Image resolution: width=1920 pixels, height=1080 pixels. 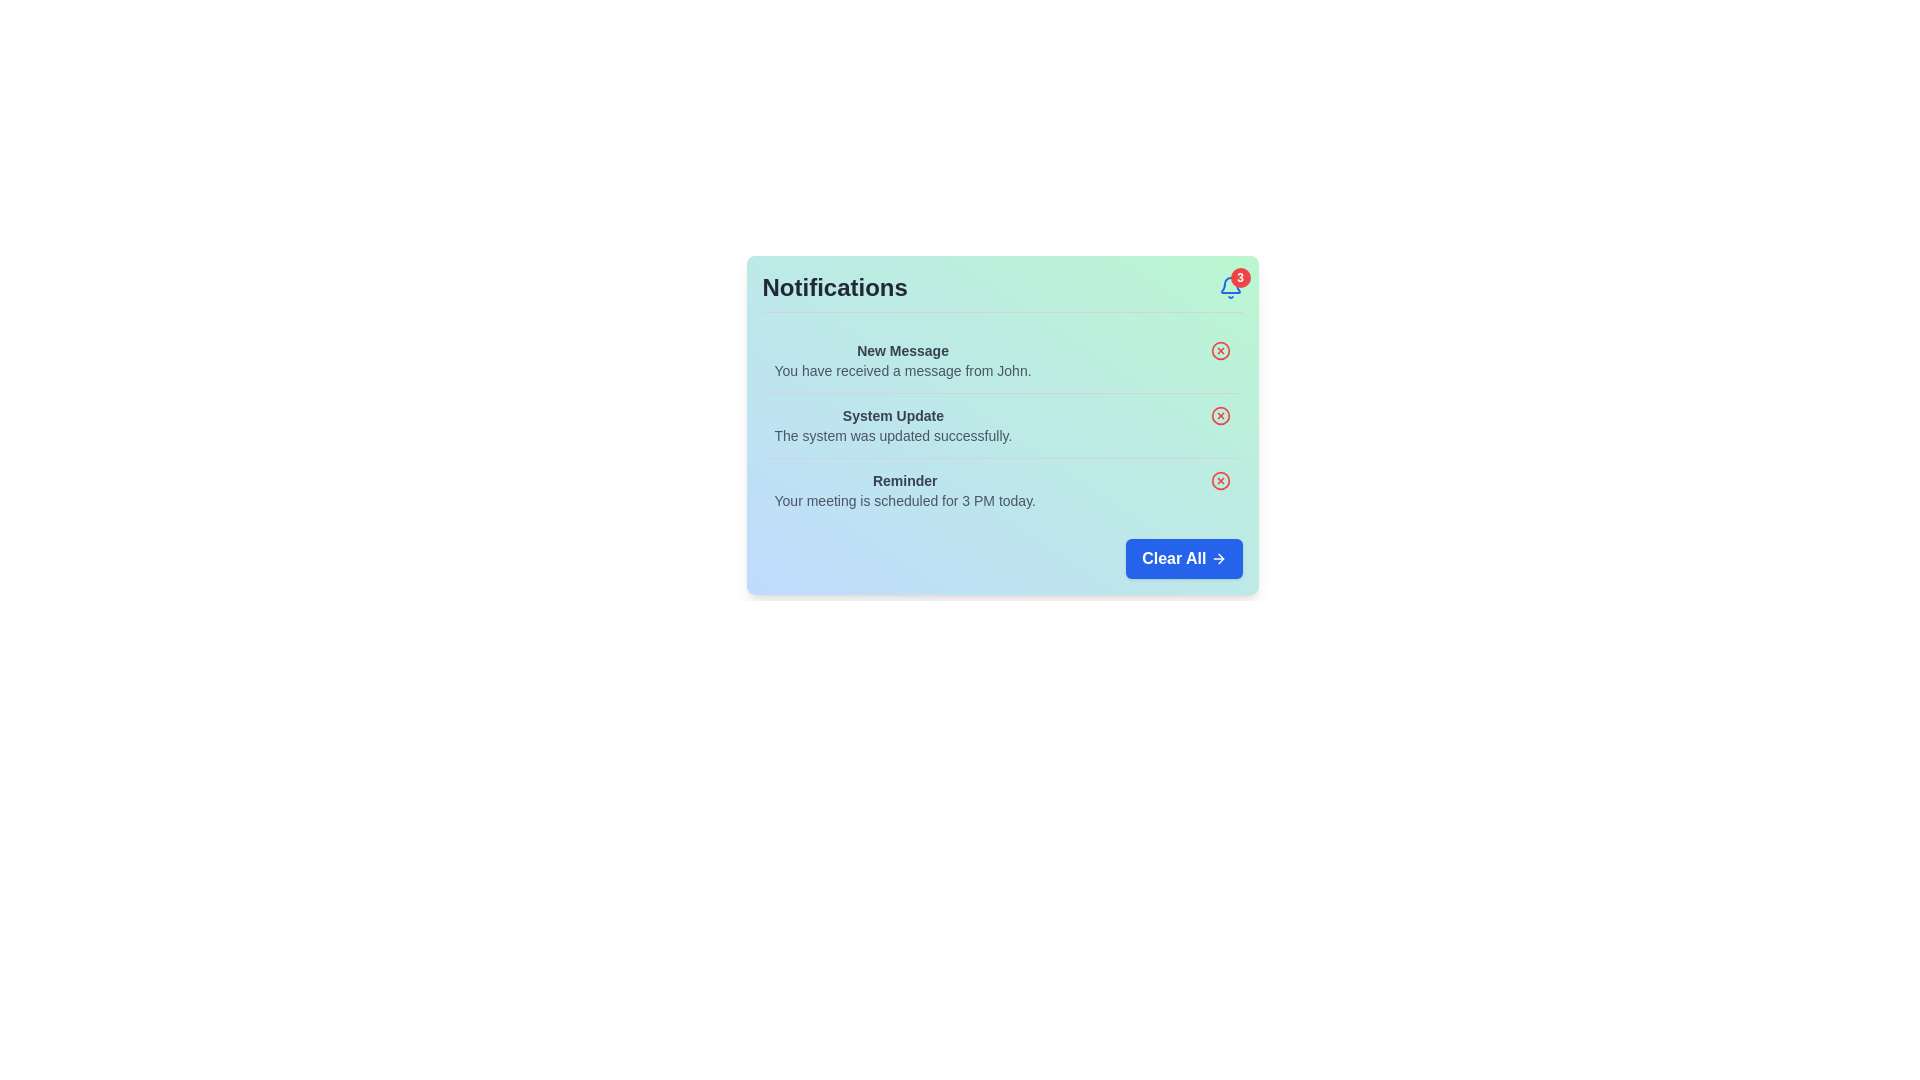 What do you see at coordinates (1002, 490) in the screenshot?
I see `the Notification card that informs the user of a scheduled meeting at 3 PM today, which is the third entry in the vertically listed group of notifications` at bounding box center [1002, 490].